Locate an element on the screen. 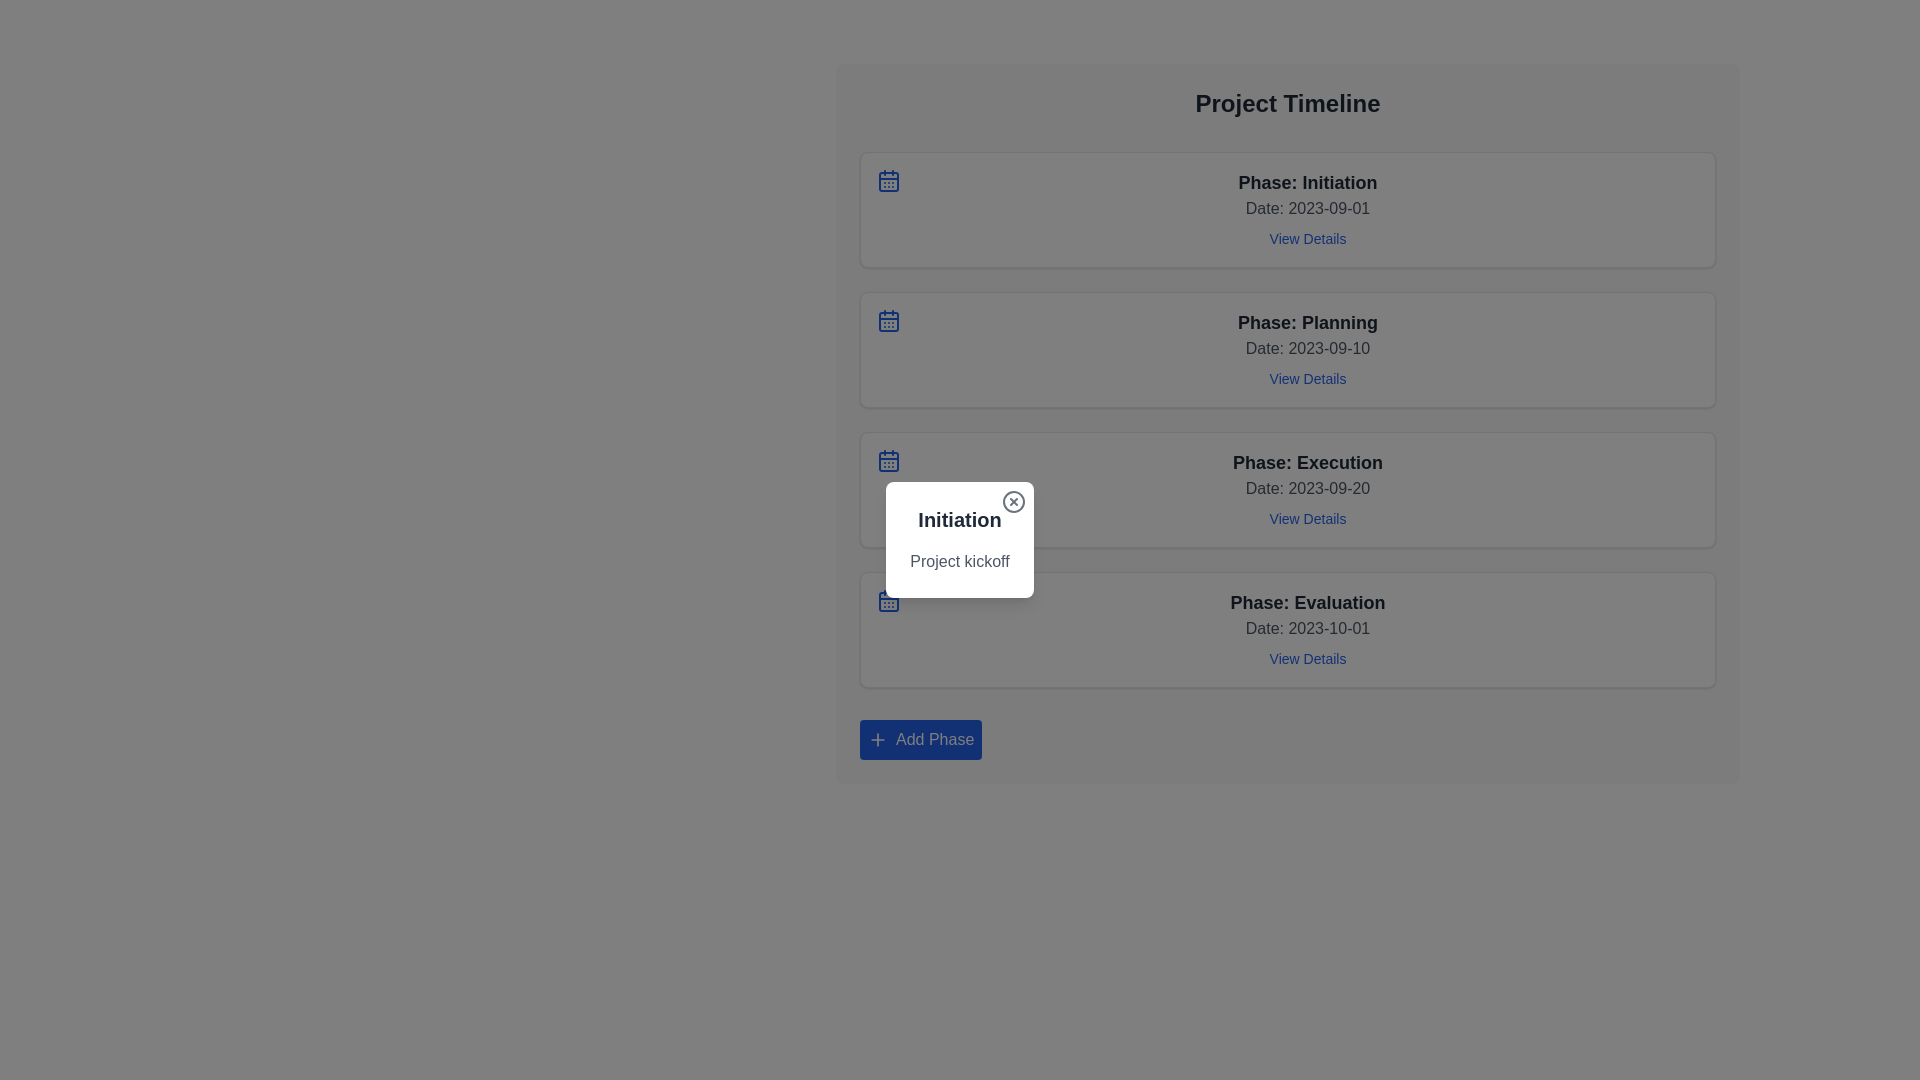 This screenshot has height=1080, width=1920. text label that informs the user about the date associated with the initiation phase of the project timeline, located between 'Phase: Initiation' and 'View Details' is located at coordinates (1308, 208).